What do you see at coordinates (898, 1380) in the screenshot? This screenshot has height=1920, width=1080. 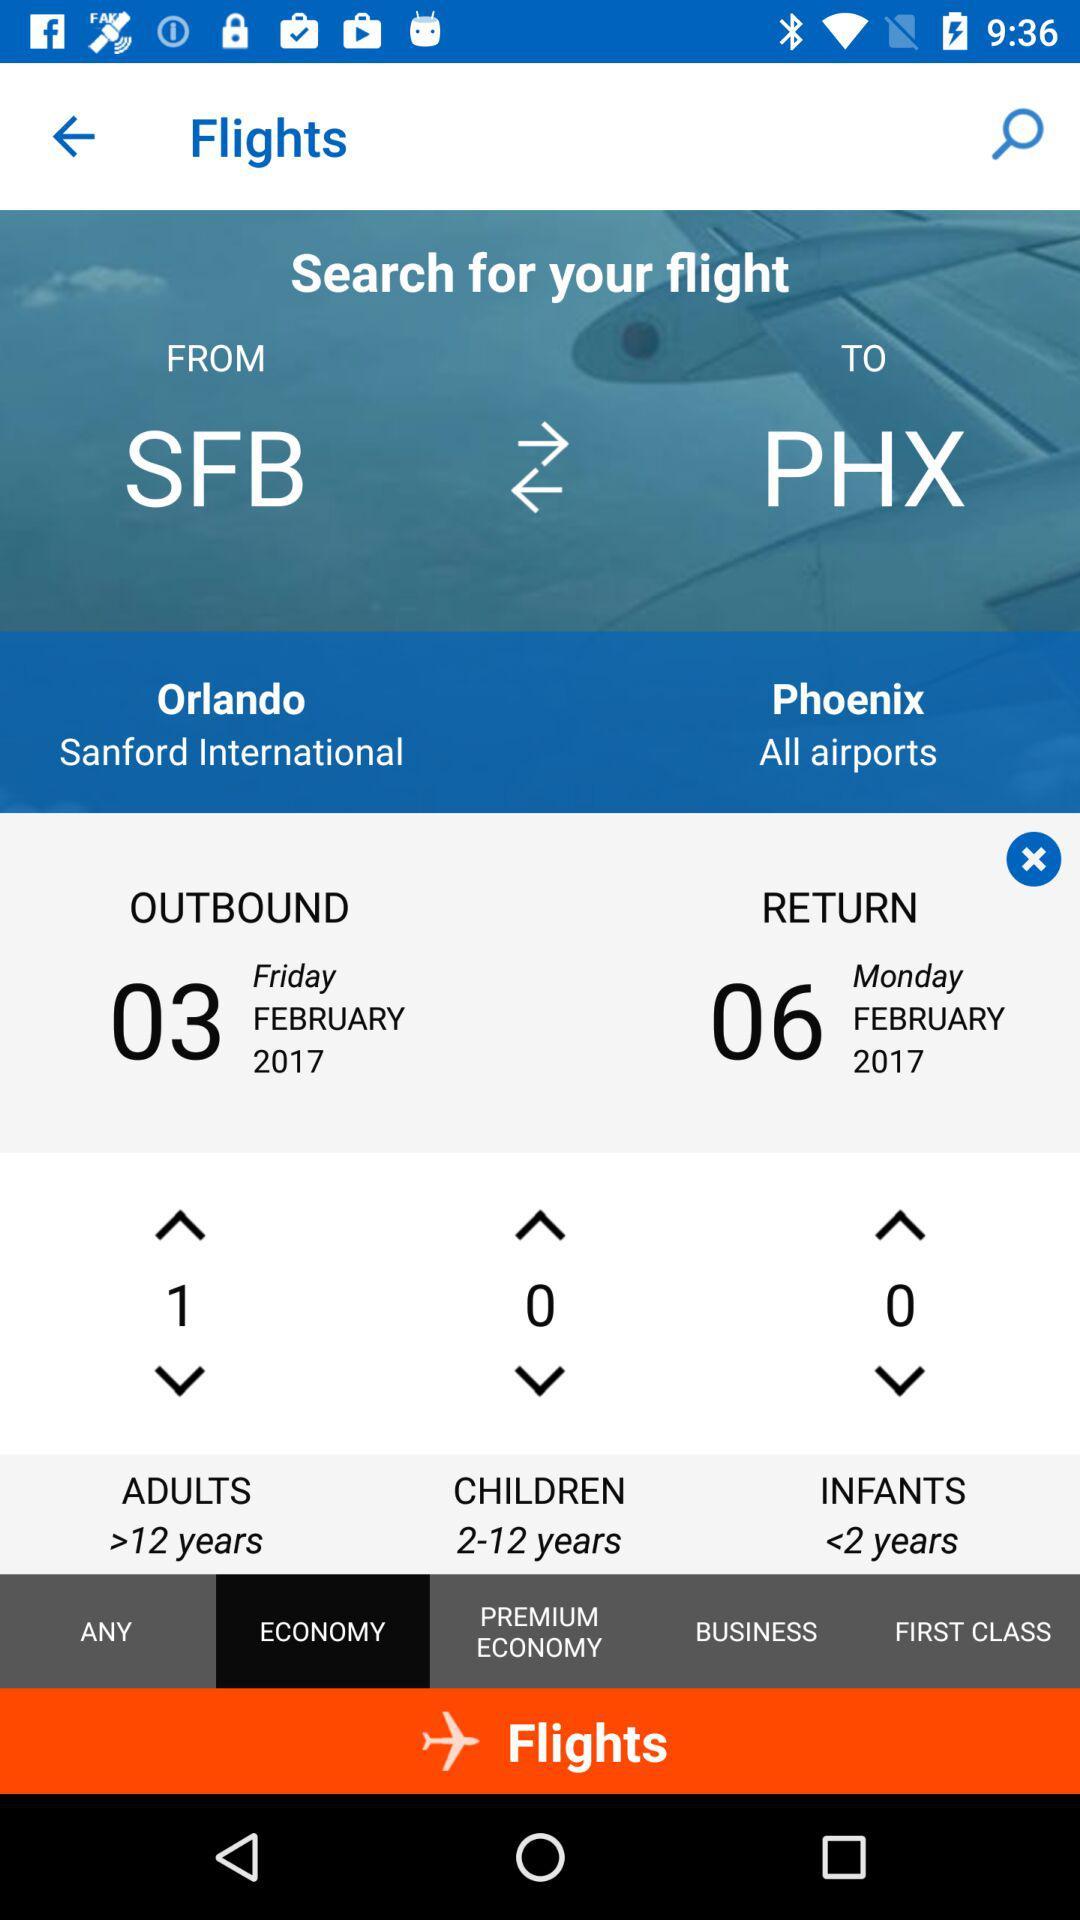 I see `decrements number infants category` at bounding box center [898, 1380].